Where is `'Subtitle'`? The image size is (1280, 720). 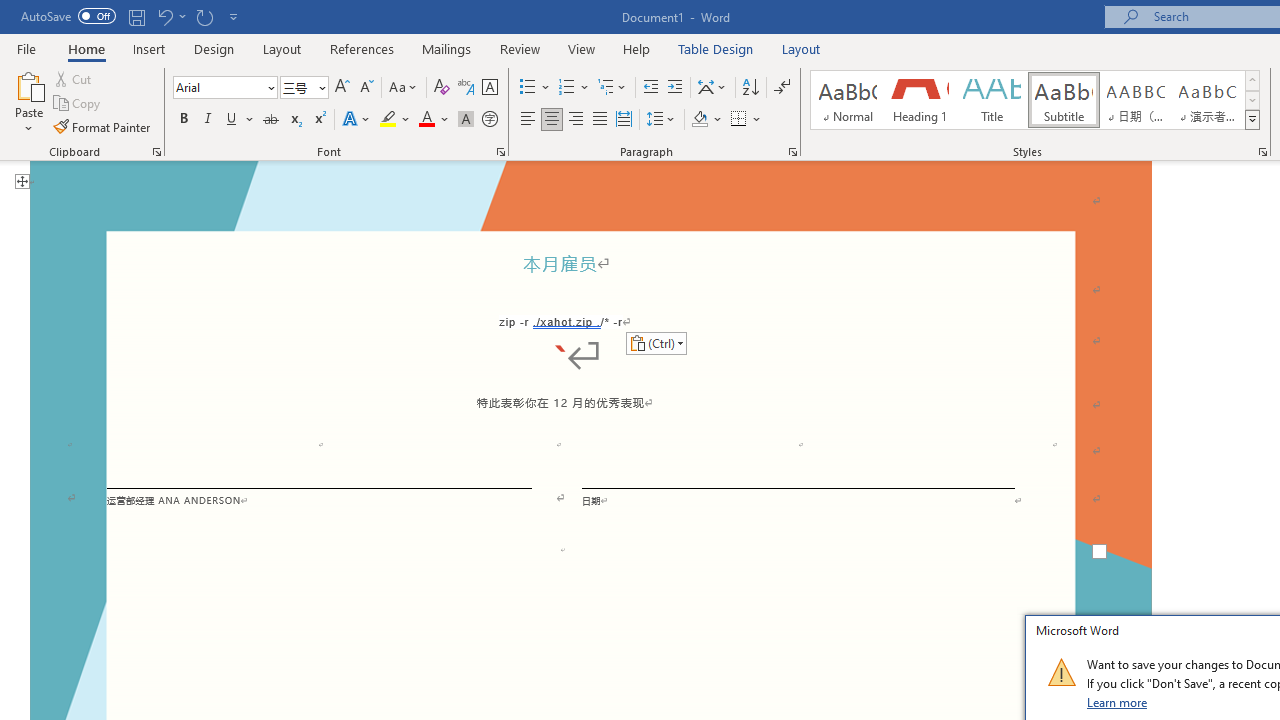 'Subtitle' is located at coordinates (1062, 100).